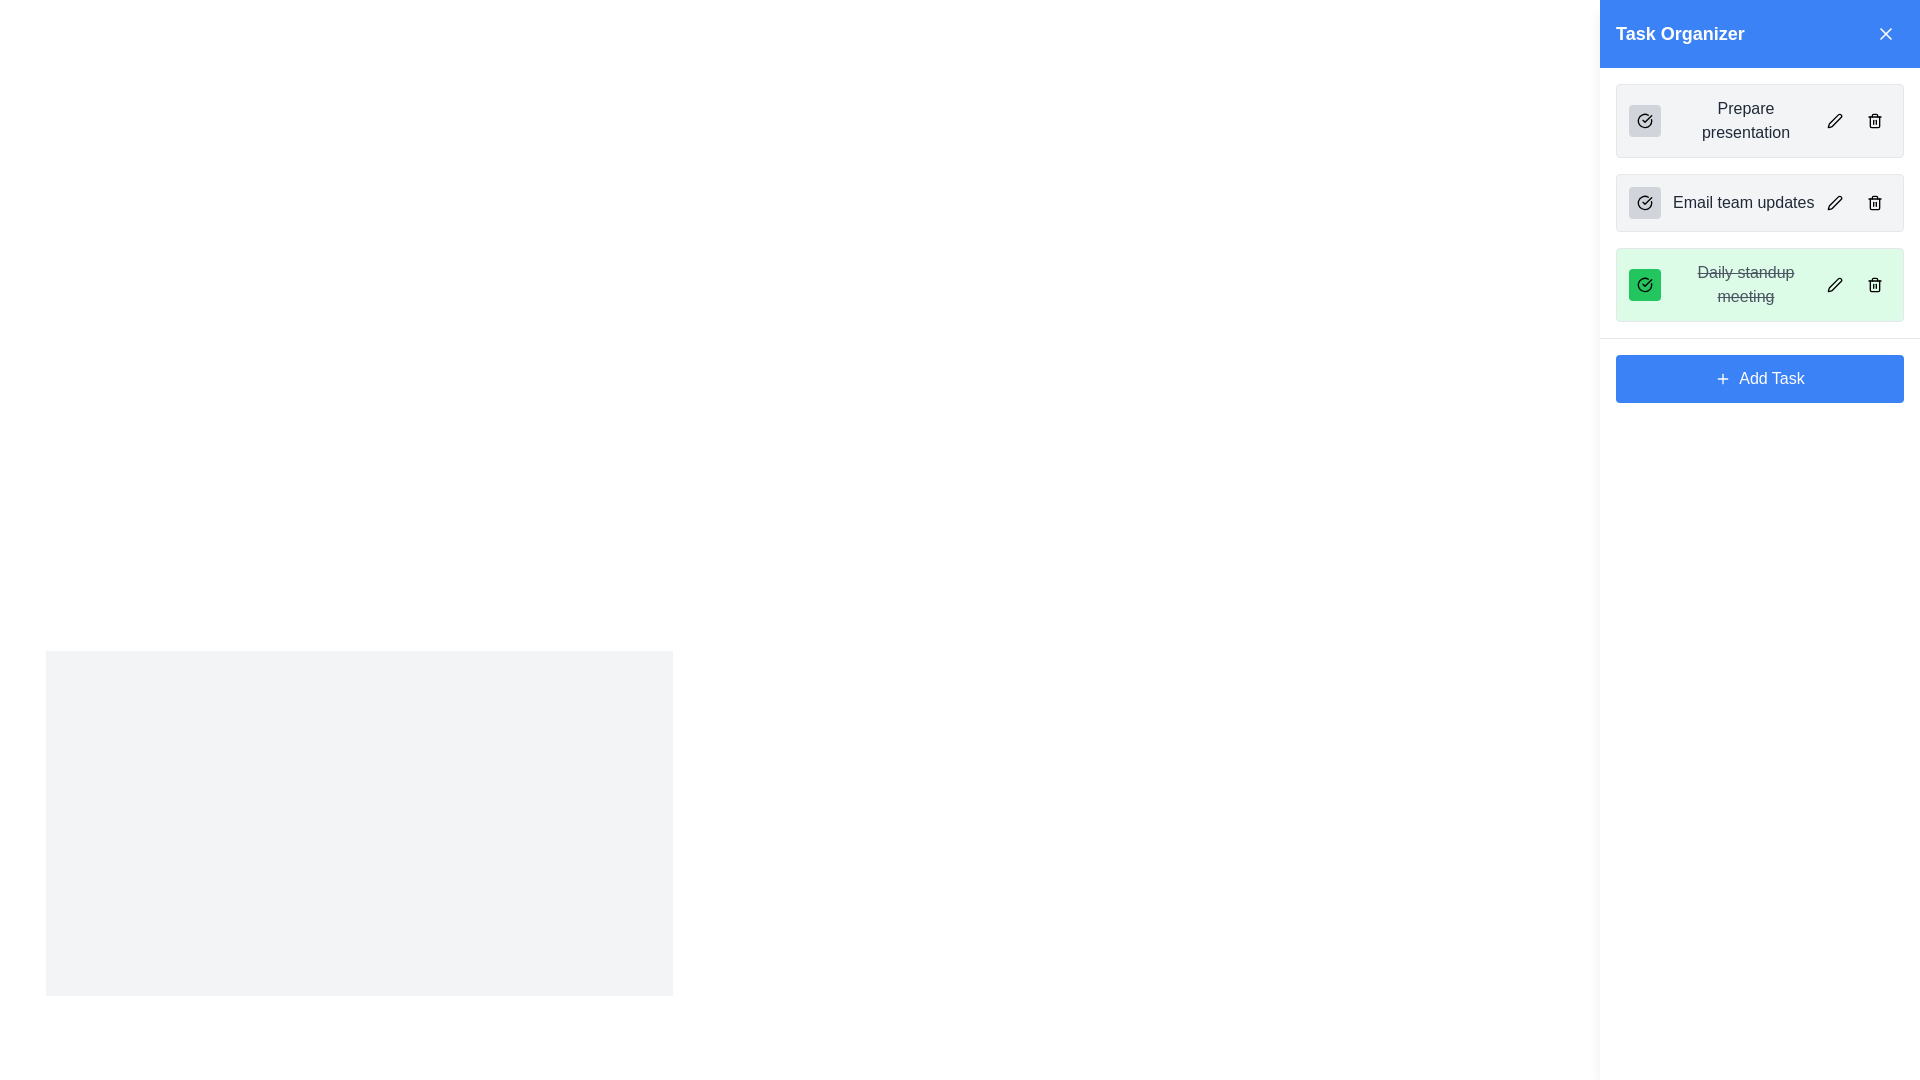  Describe the element at coordinates (1760, 285) in the screenshot. I see `the third task item in the 'Task Organizer' panel, which features a green background and line-through styled text reading 'Daily standup meeting'` at that location.